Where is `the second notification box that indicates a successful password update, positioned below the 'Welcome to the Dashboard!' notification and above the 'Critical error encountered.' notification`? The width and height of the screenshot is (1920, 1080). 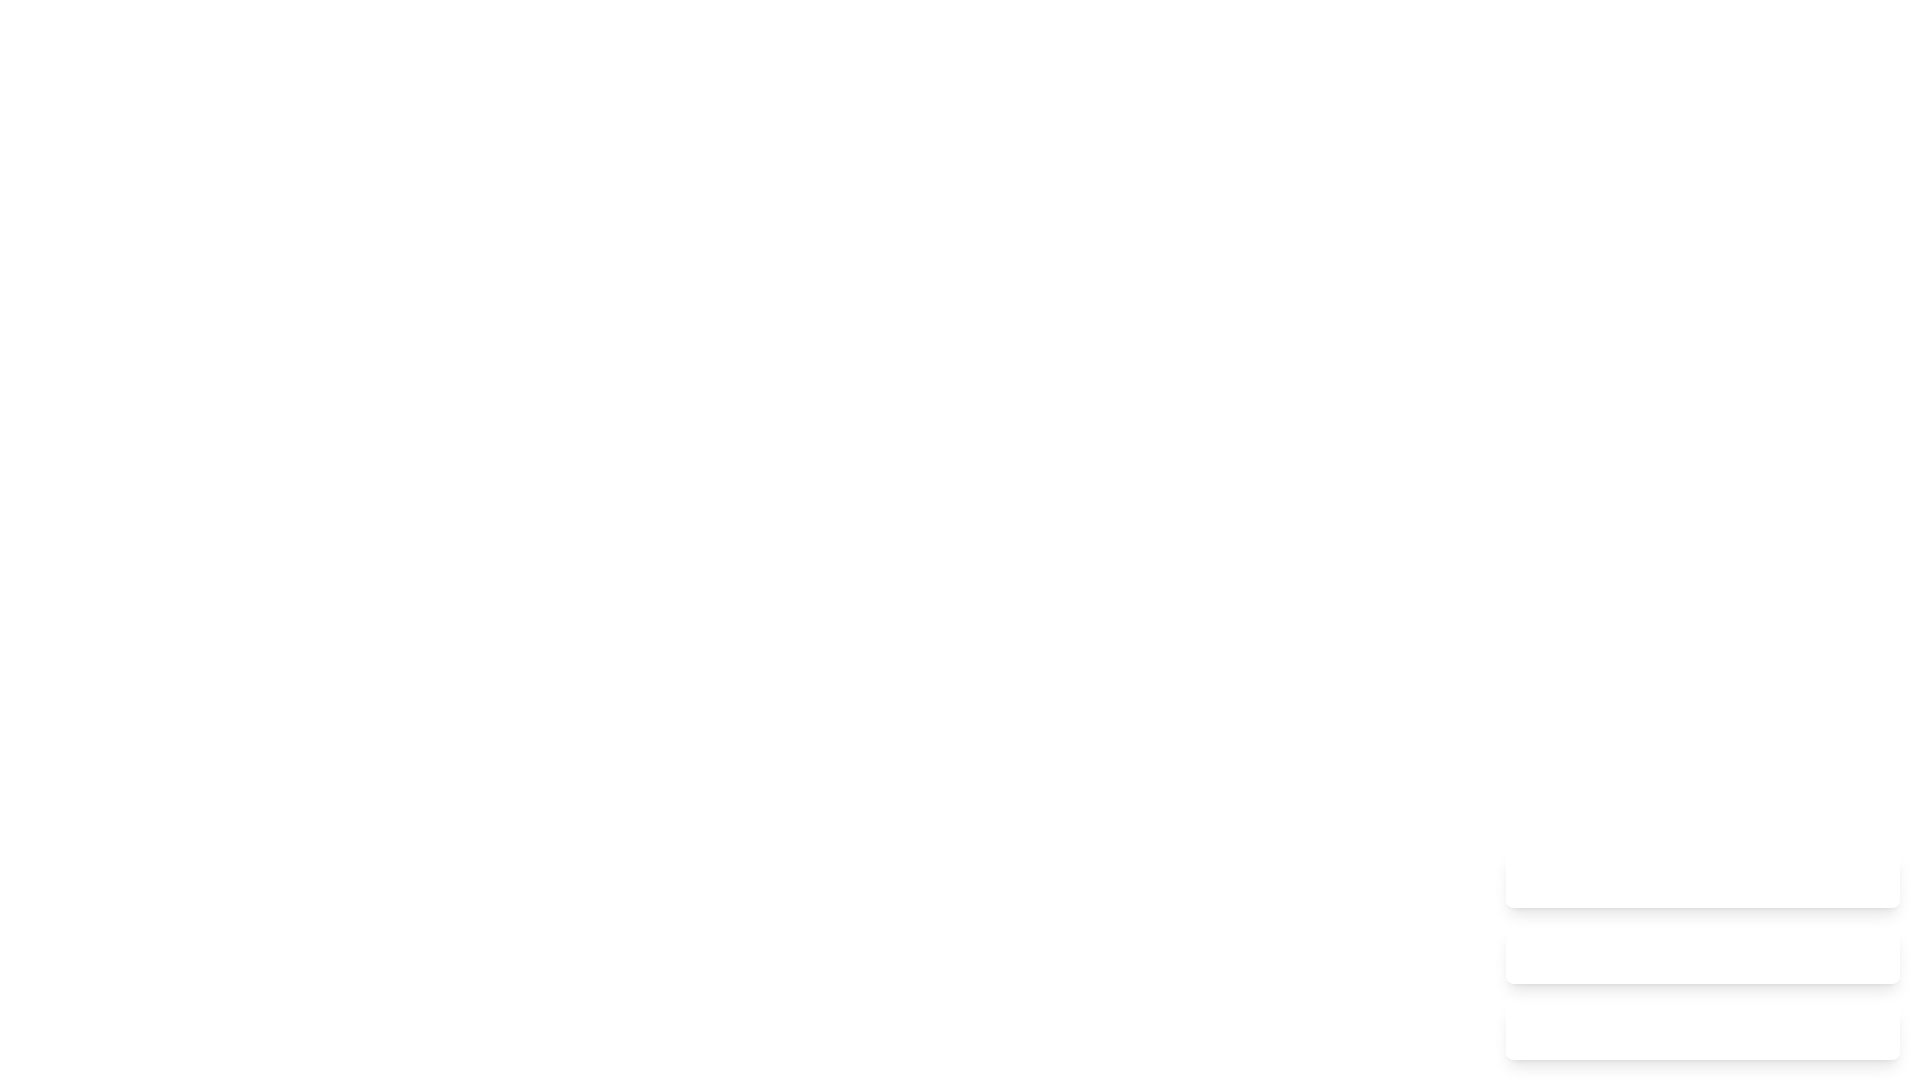
the second notification box that indicates a successful password update, positioned below the 'Welcome to the Dashboard!' notification and above the 'Critical error encountered.' notification is located at coordinates (1701, 955).